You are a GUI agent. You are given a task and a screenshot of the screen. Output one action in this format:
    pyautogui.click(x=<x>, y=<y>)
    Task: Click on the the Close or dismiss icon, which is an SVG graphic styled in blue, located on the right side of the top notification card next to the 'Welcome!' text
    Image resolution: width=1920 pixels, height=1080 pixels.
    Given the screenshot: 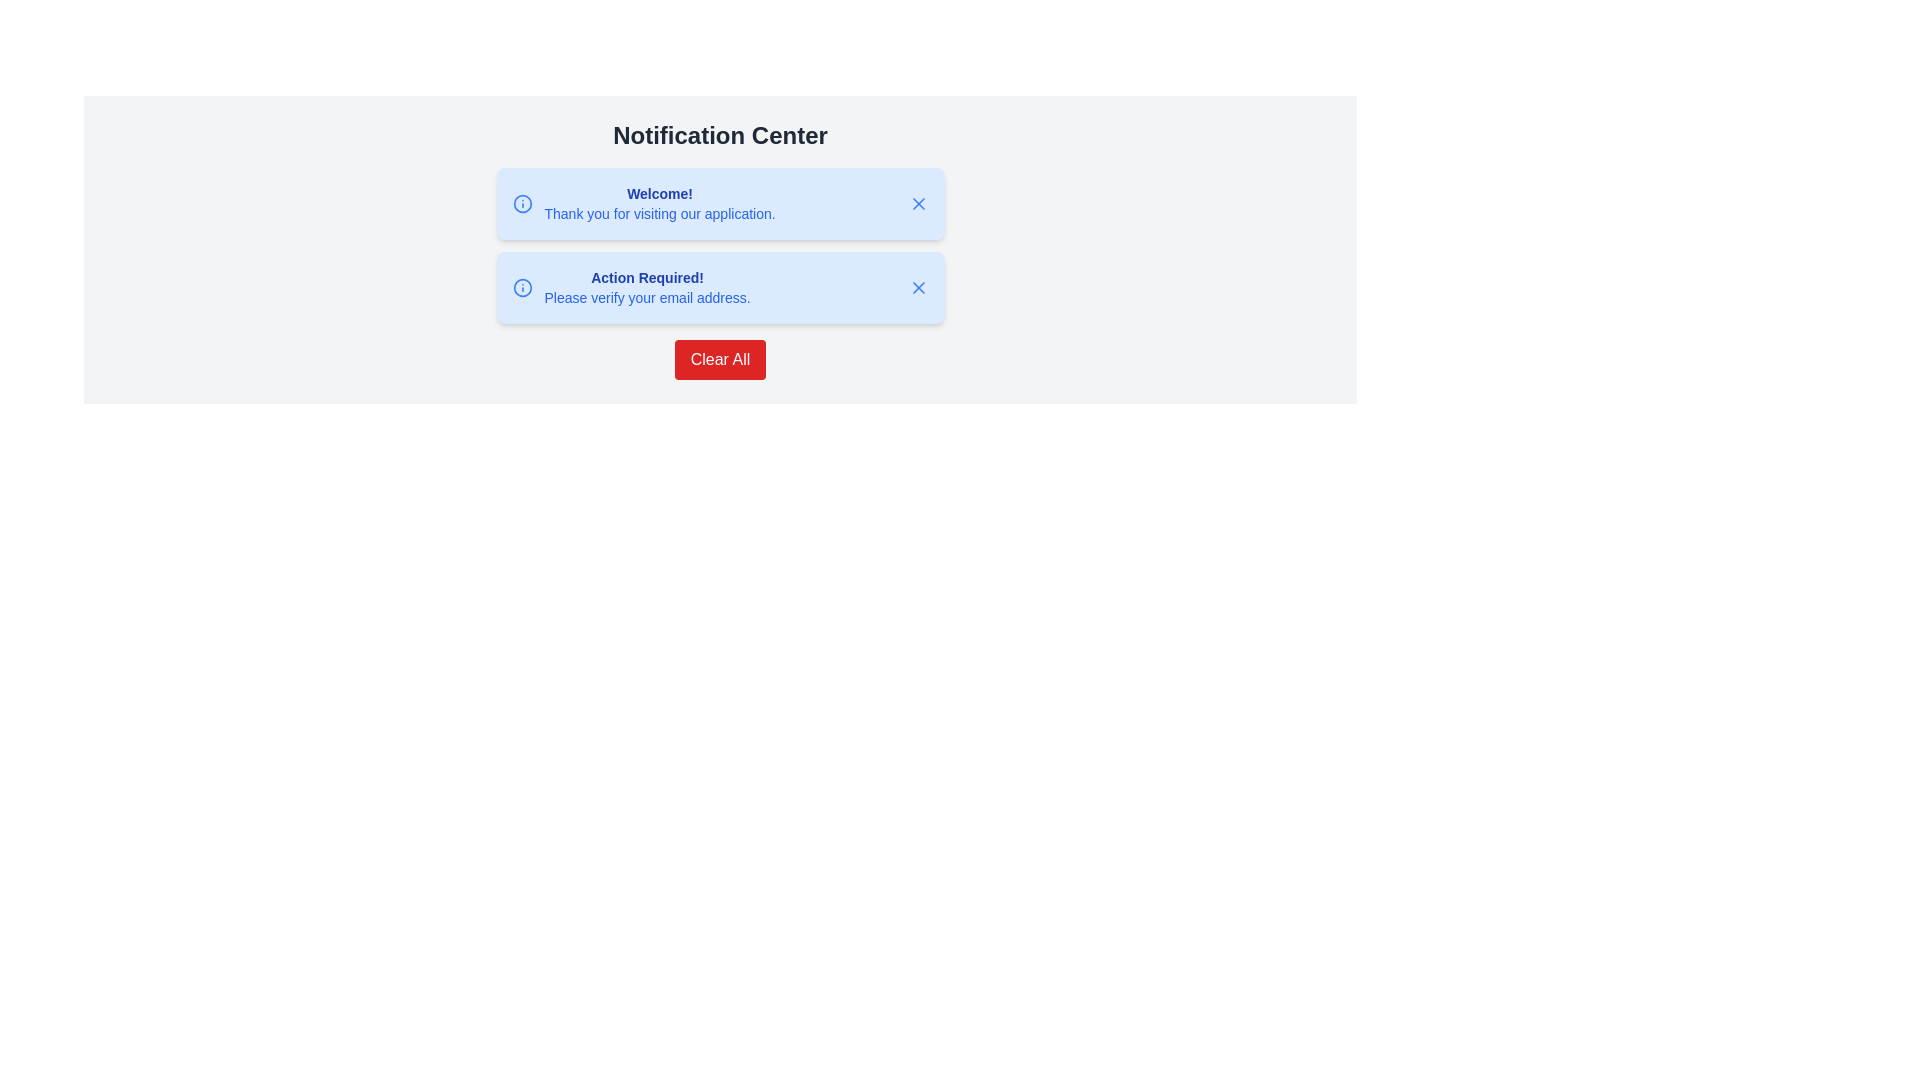 What is the action you would take?
    pyautogui.click(x=917, y=204)
    